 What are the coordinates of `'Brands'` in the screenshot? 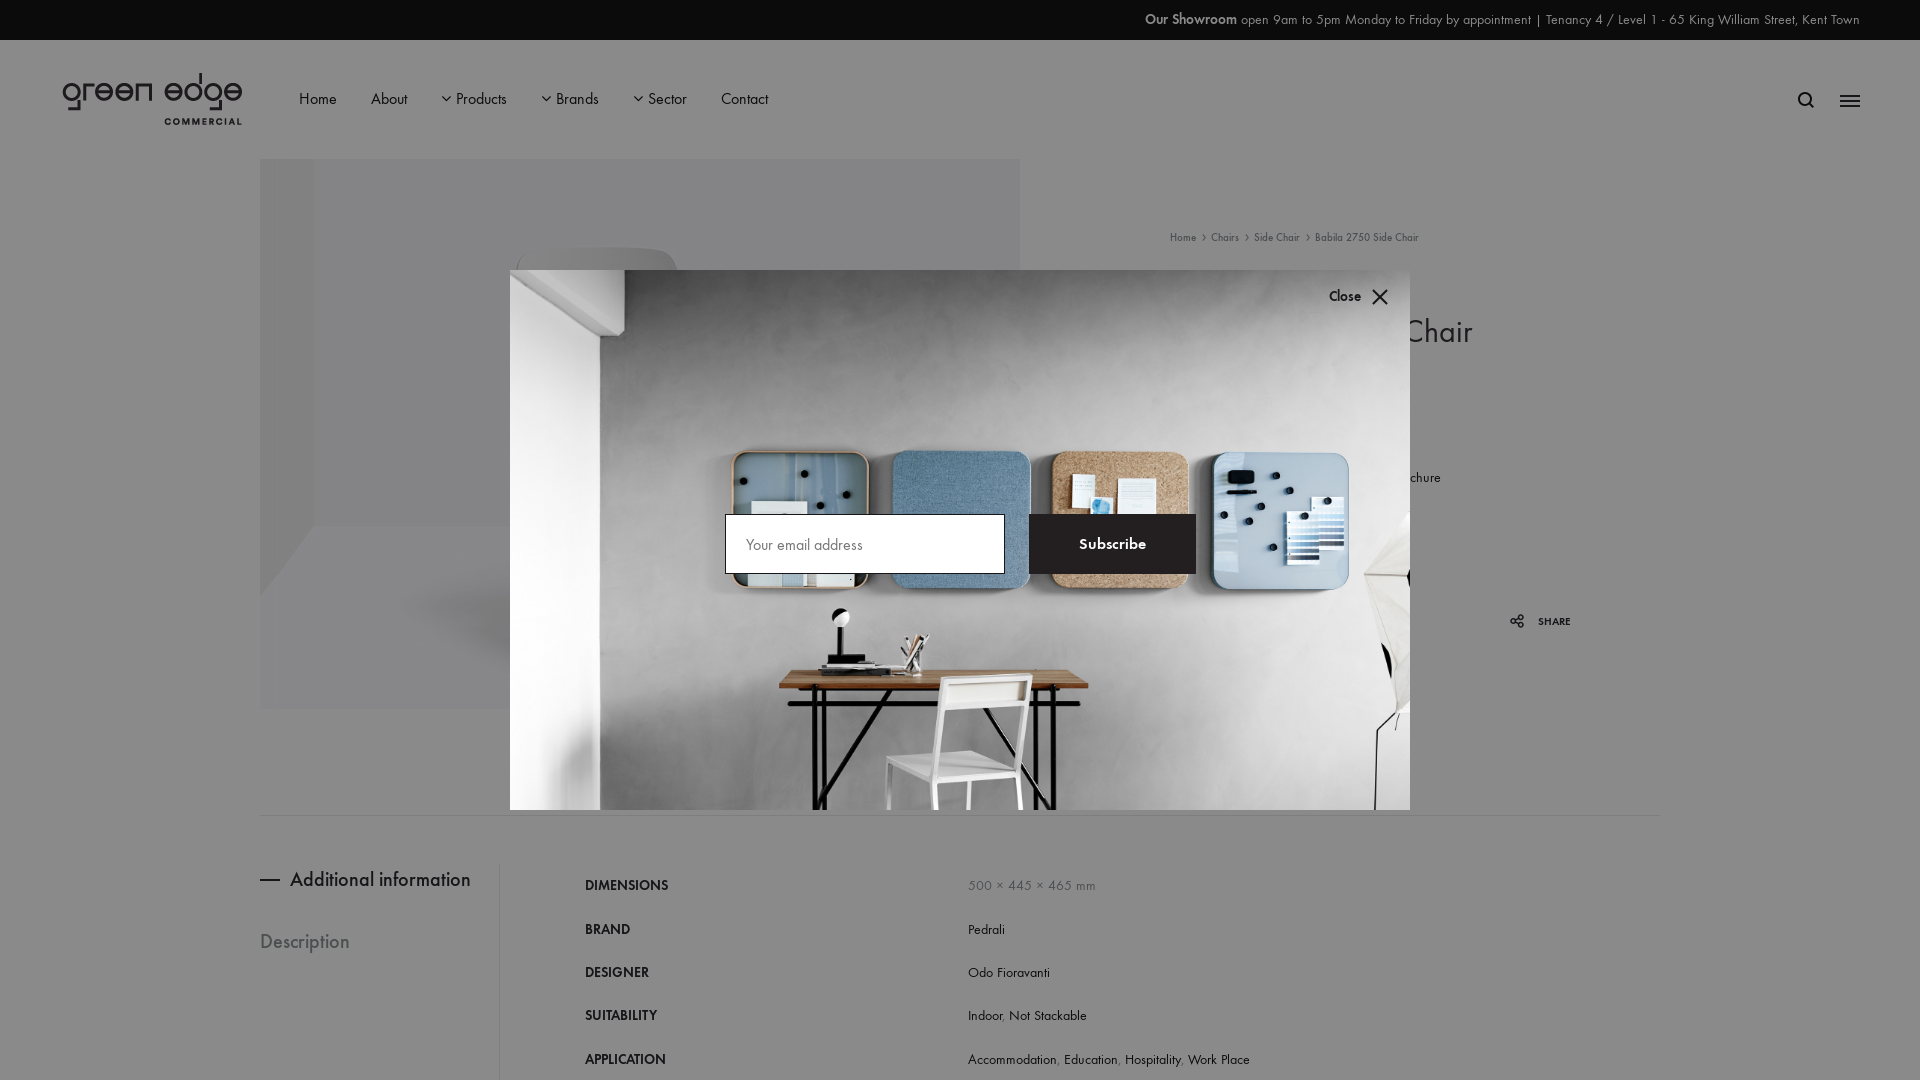 It's located at (569, 99).